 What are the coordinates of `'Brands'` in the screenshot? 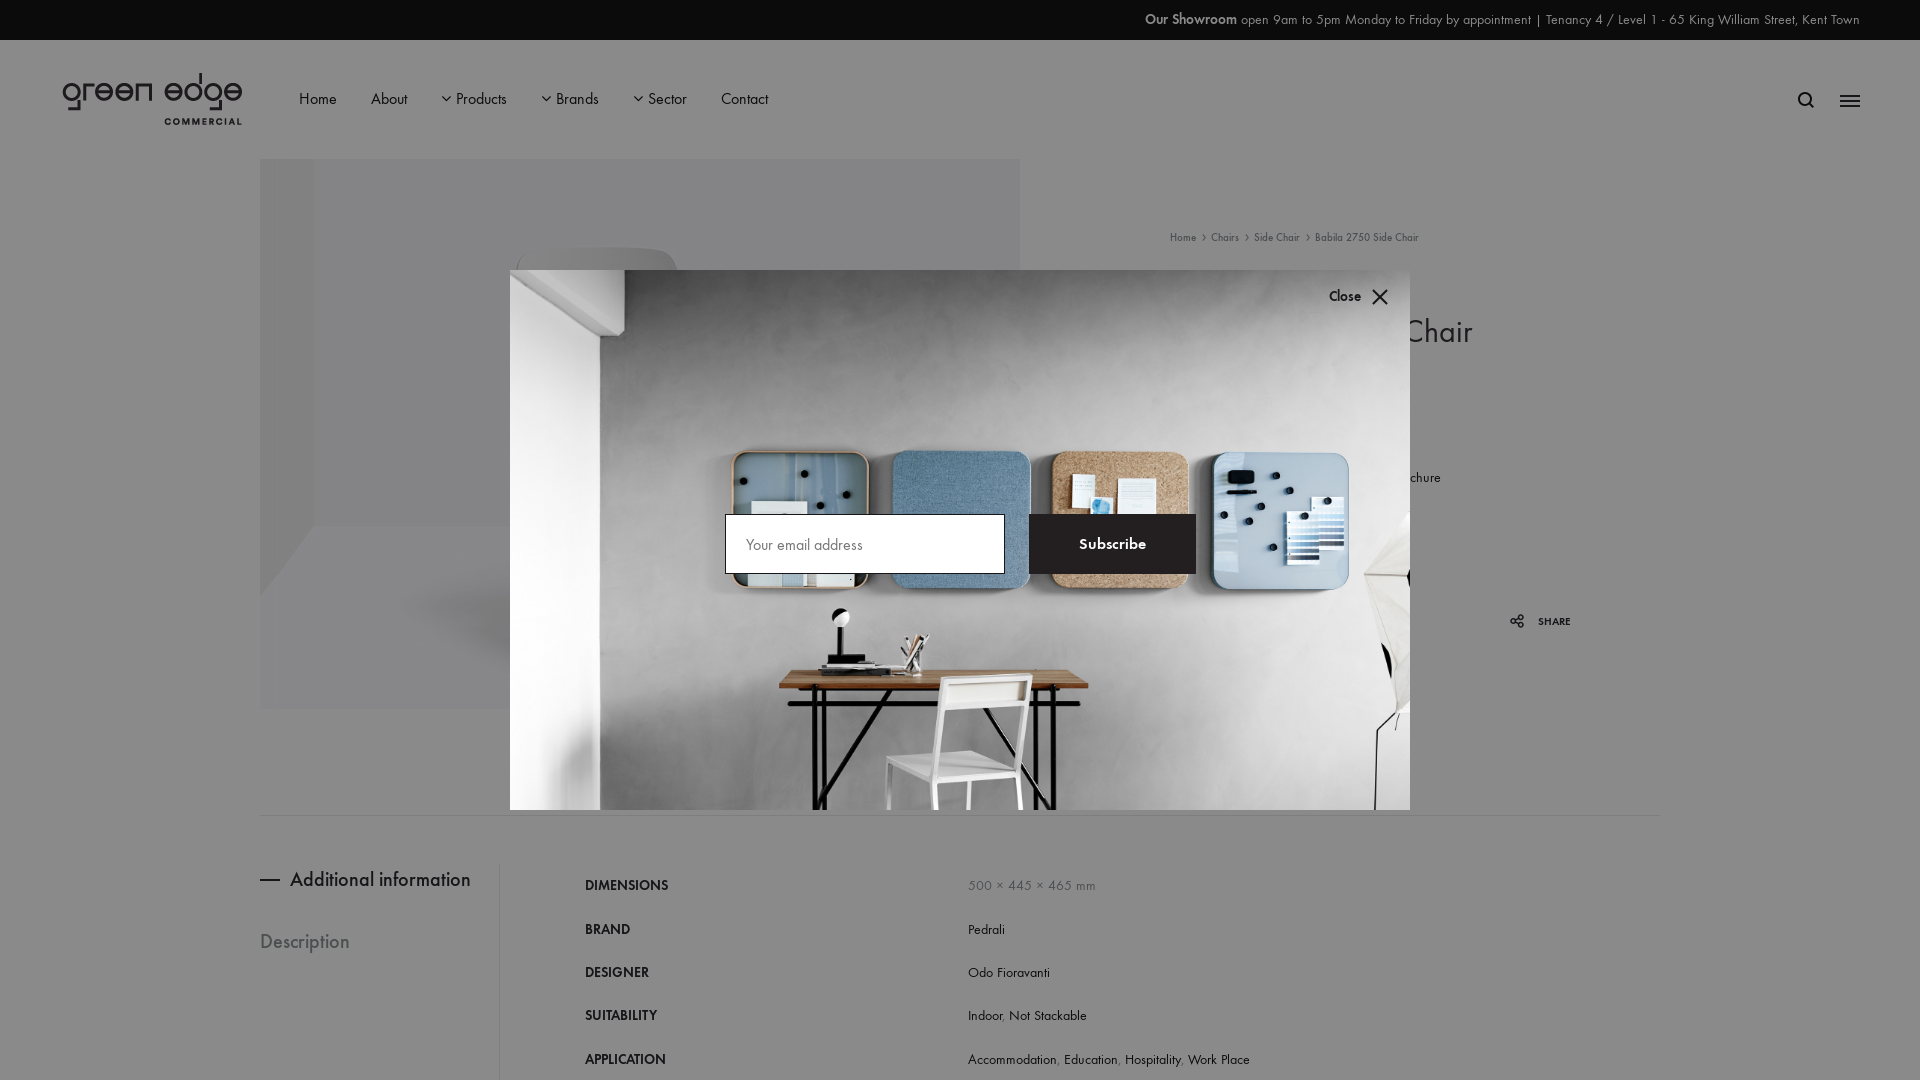 It's located at (569, 99).